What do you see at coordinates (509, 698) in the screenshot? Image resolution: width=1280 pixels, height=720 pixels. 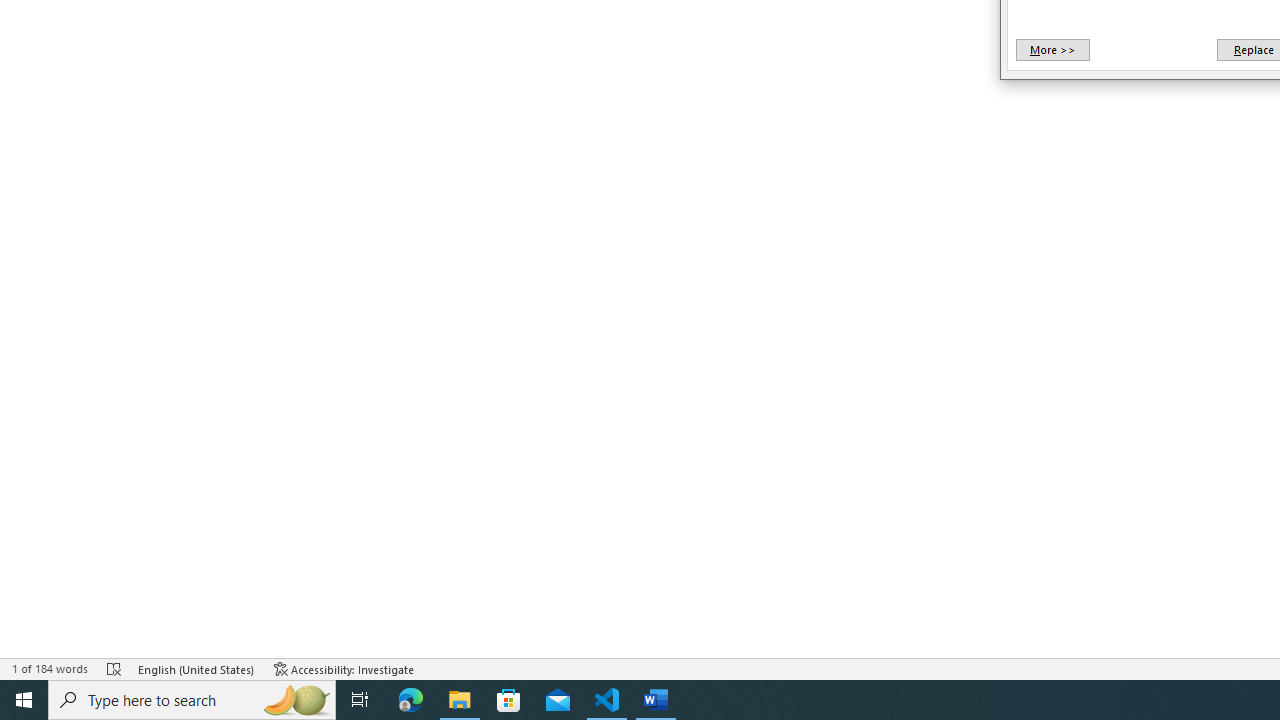 I see `'Microsoft Store'` at bounding box center [509, 698].